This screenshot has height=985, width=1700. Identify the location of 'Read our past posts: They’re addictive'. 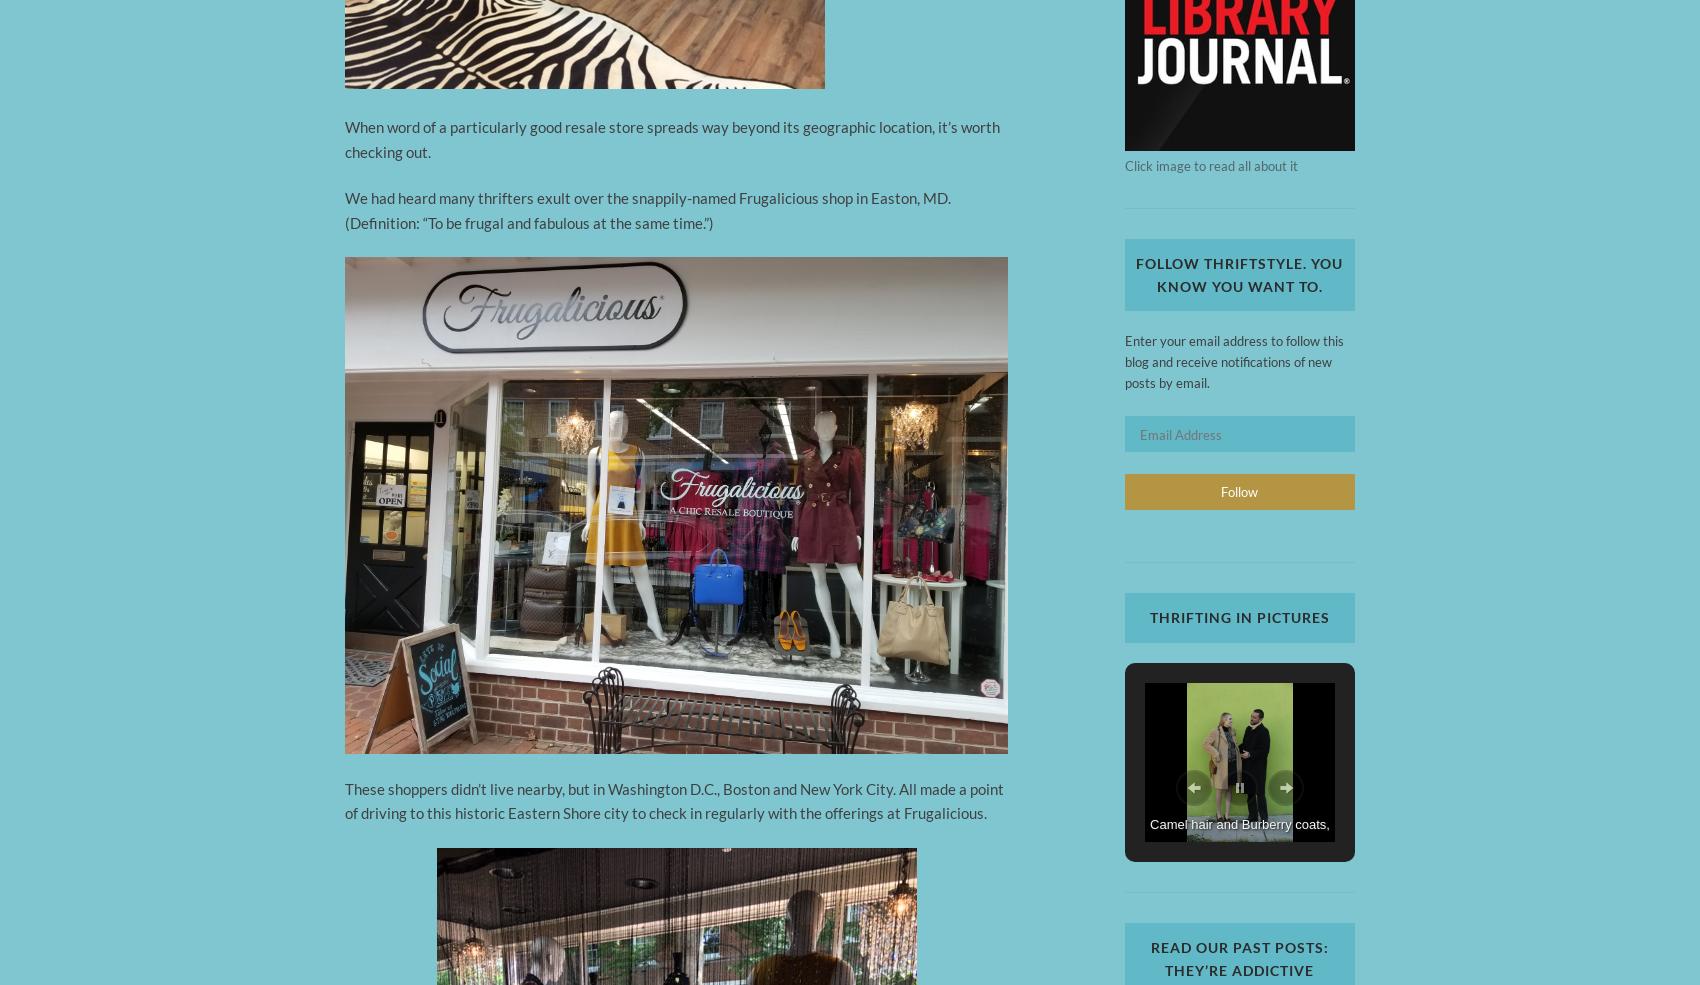
(1237, 958).